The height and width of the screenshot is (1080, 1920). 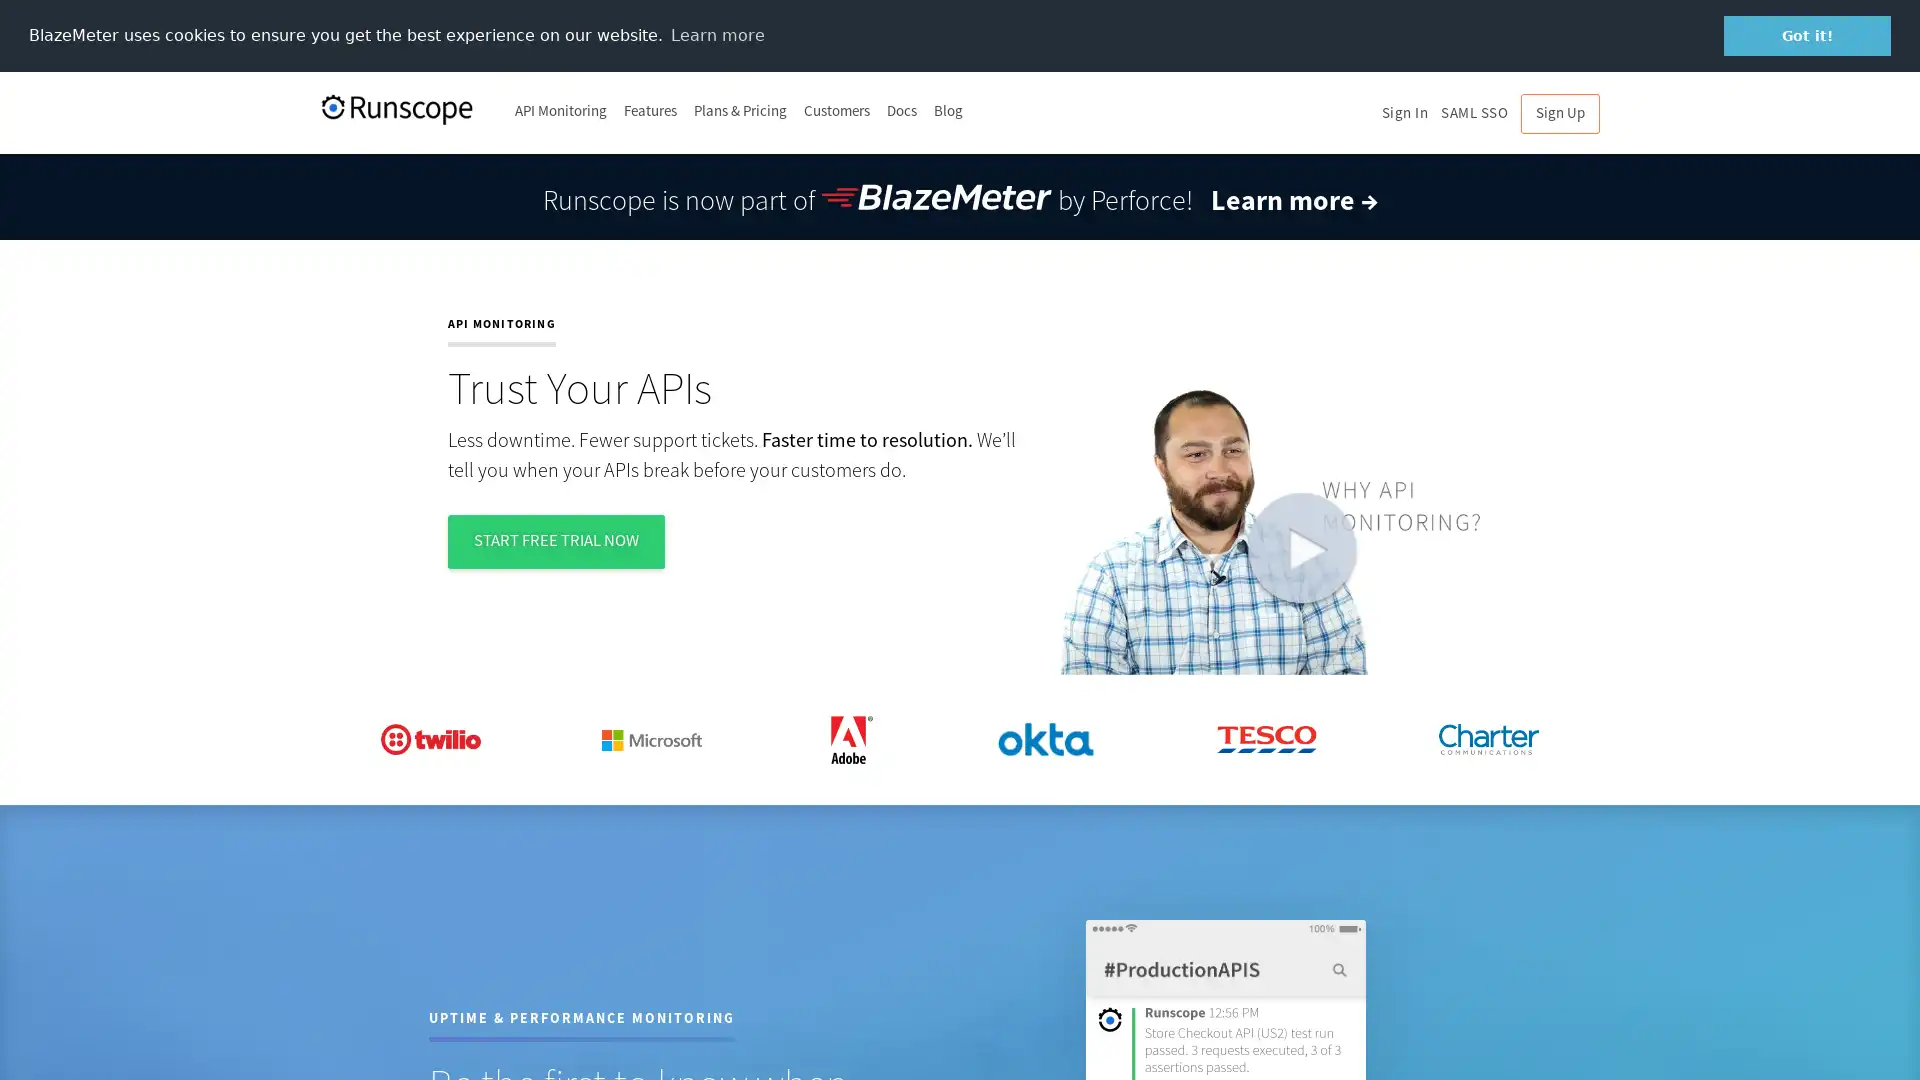 What do you see at coordinates (717, 34) in the screenshot?
I see `learn more about cookies` at bounding box center [717, 34].